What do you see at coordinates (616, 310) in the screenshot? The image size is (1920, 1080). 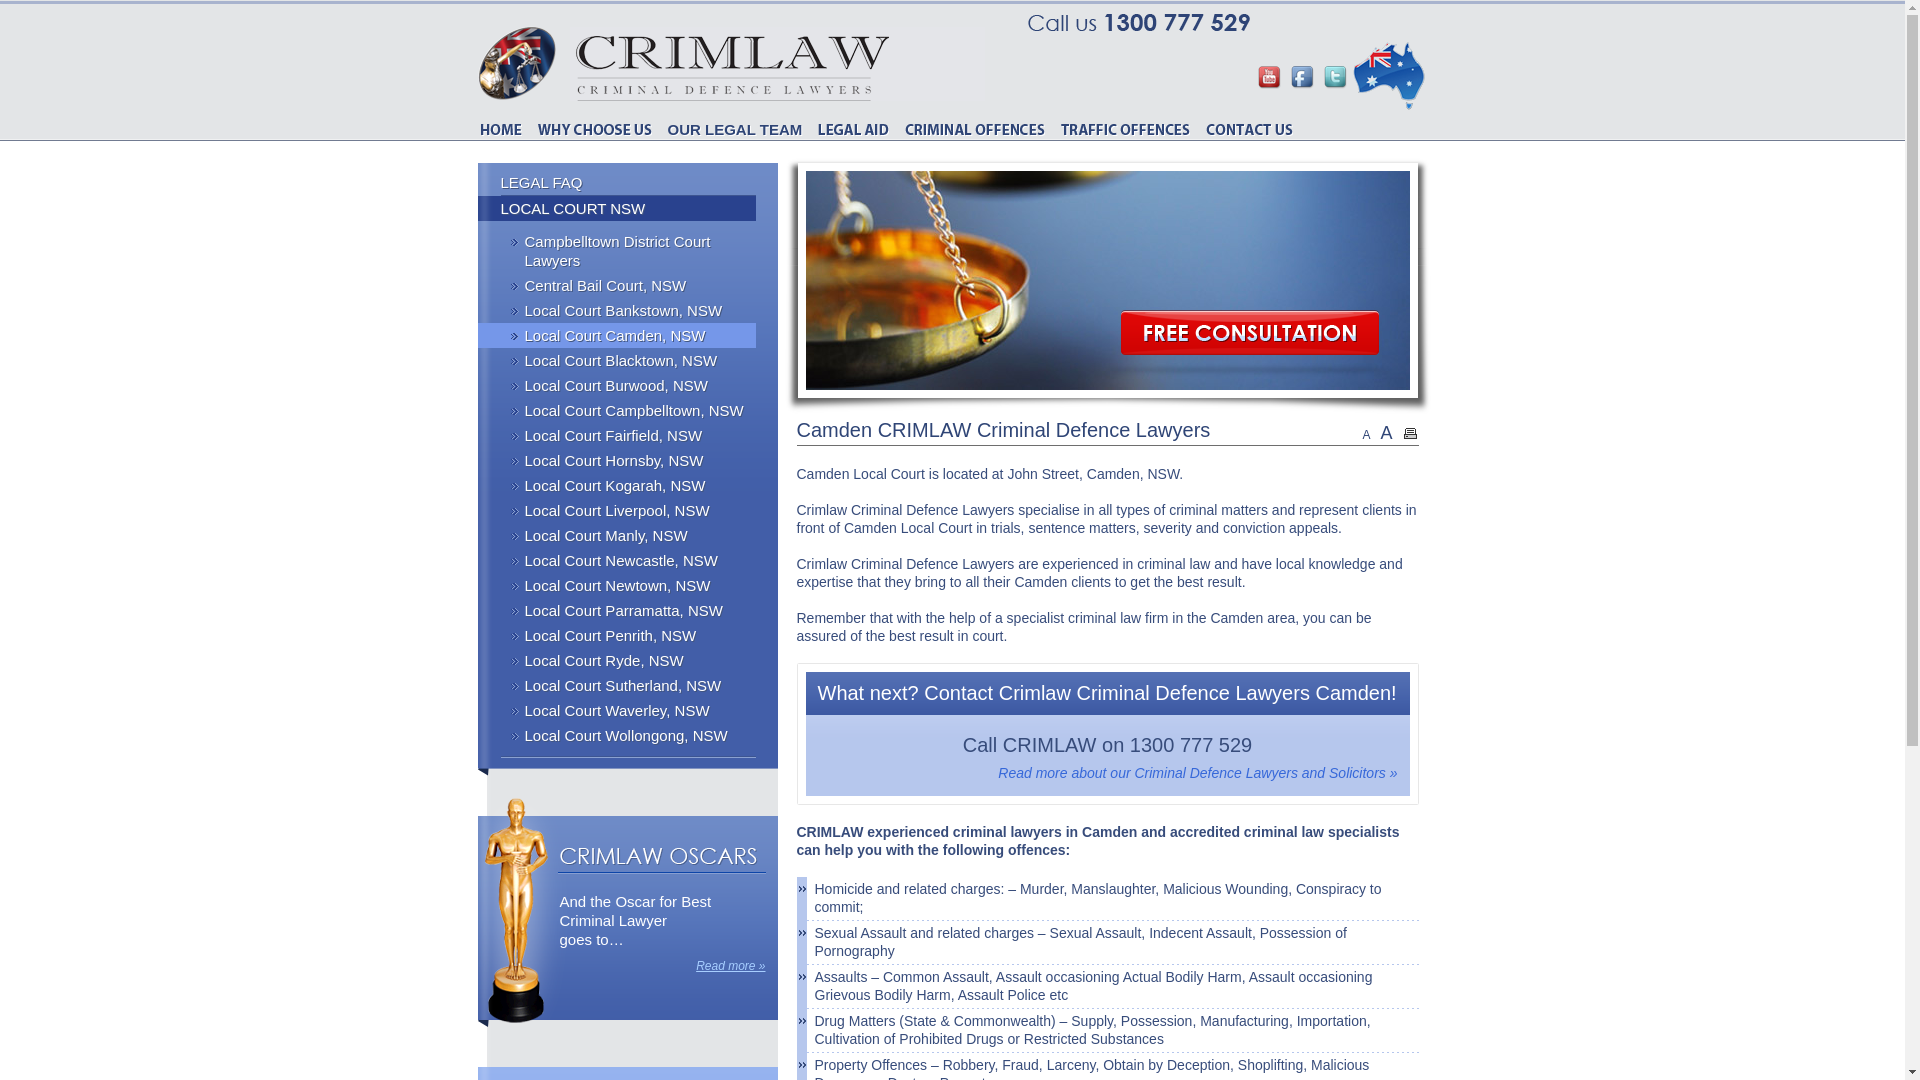 I see `'Local Court Bankstown, NSW'` at bounding box center [616, 310].